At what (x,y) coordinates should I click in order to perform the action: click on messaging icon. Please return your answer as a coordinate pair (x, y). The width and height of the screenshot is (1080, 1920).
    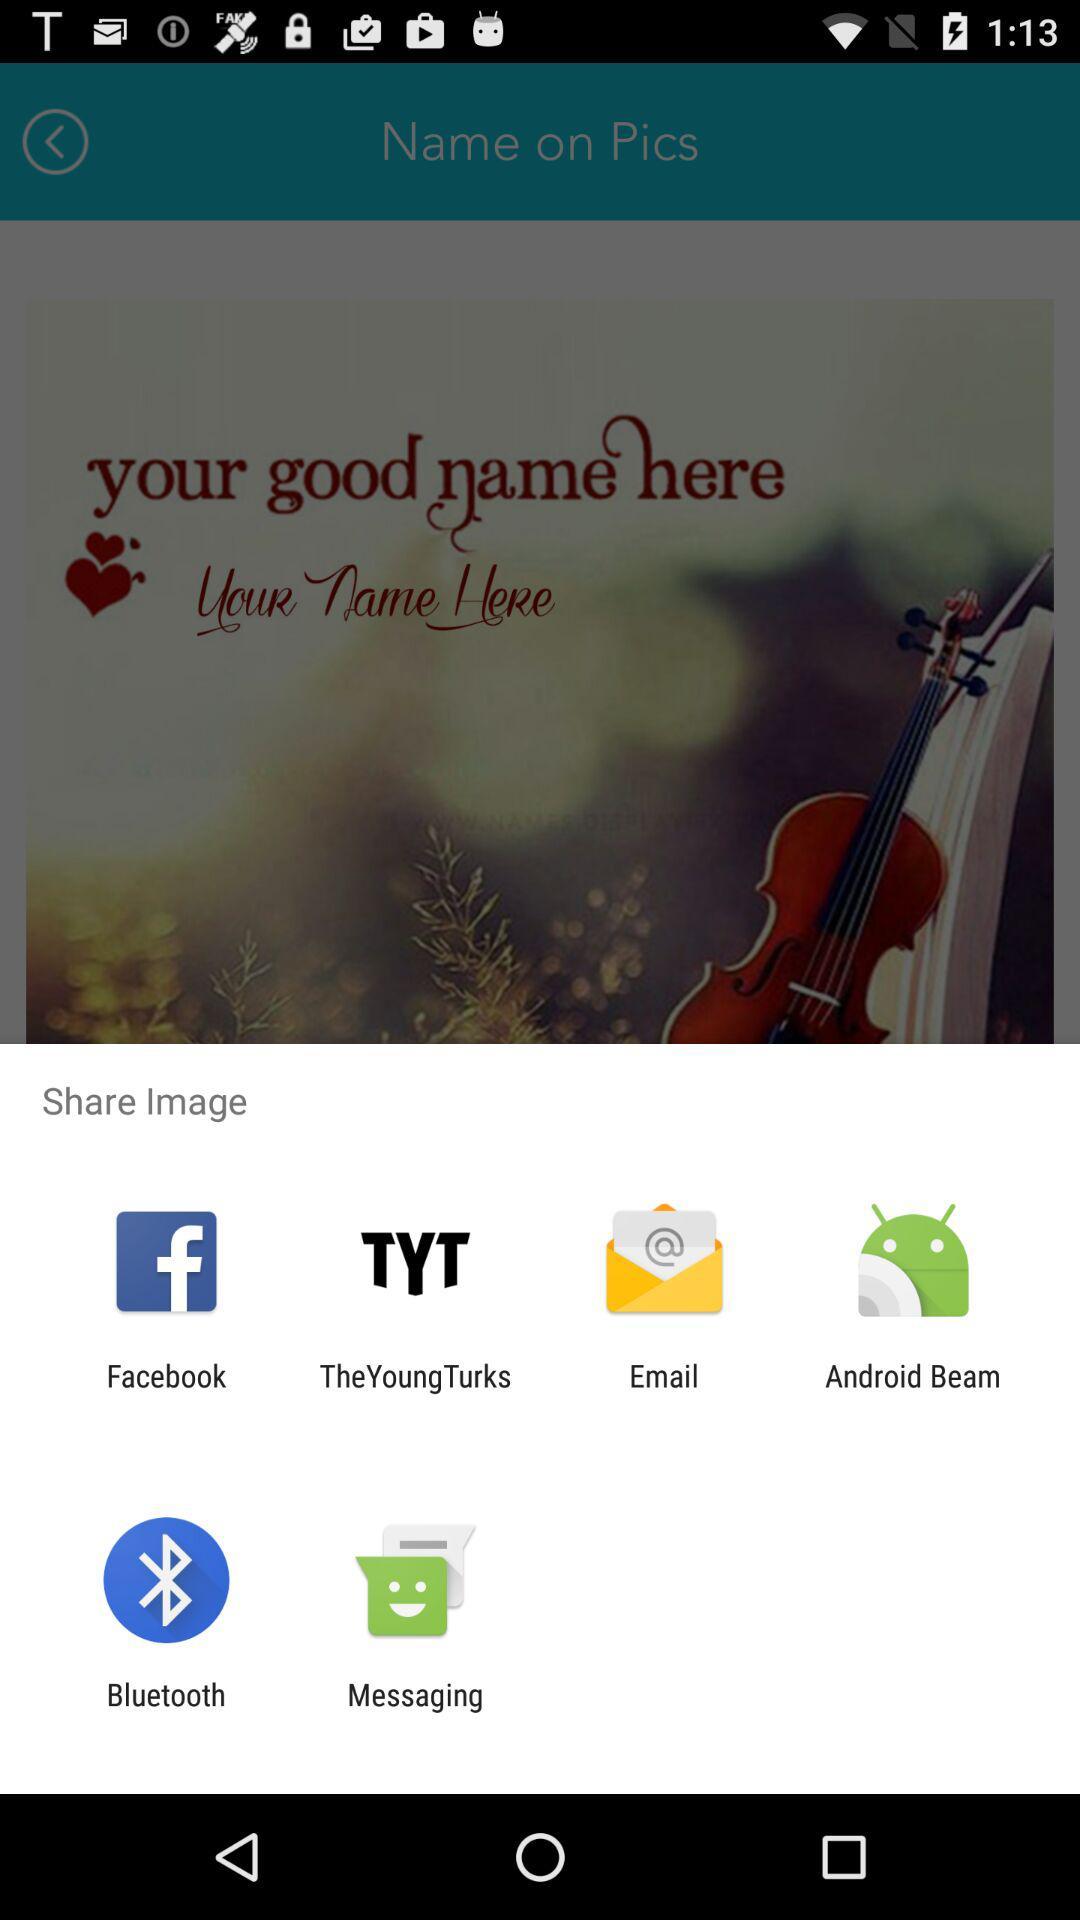
    Looking at the image, I should click on (414, 1711).